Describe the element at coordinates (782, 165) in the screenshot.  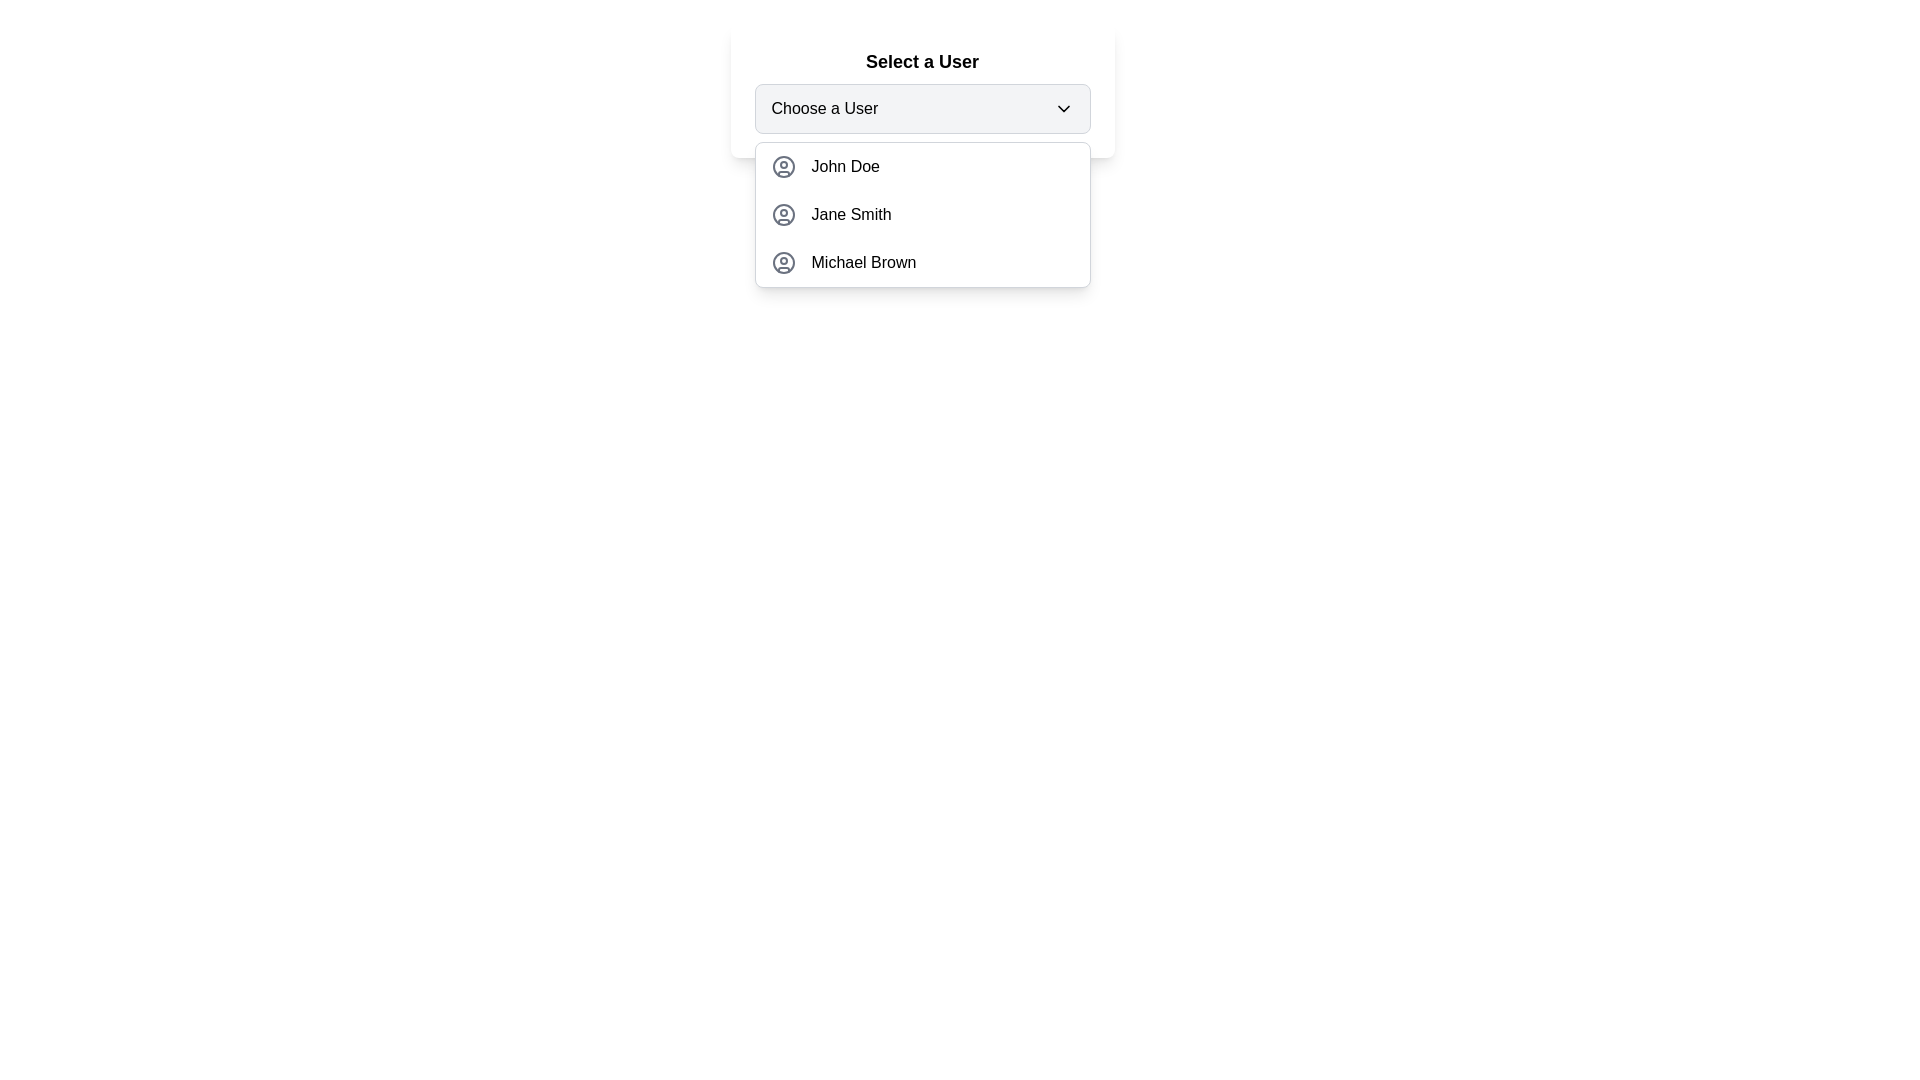
I see `the small circular user icon with a gray outline, which features a stylized human figure, located to the left of the text 'John Doe' in the dropdown menu under 'Select a User'` at that location.